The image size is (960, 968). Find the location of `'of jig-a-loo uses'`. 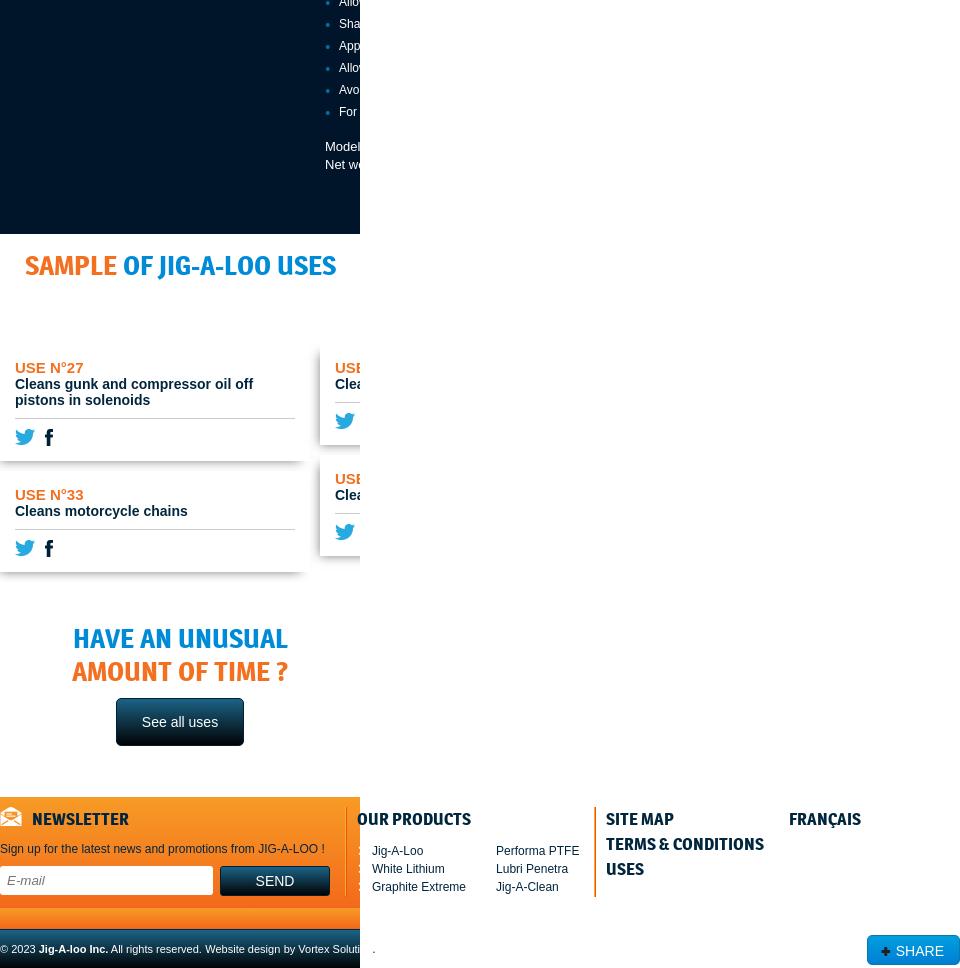

'of jig-a-loo uses' is located at coordinates (225, 265).